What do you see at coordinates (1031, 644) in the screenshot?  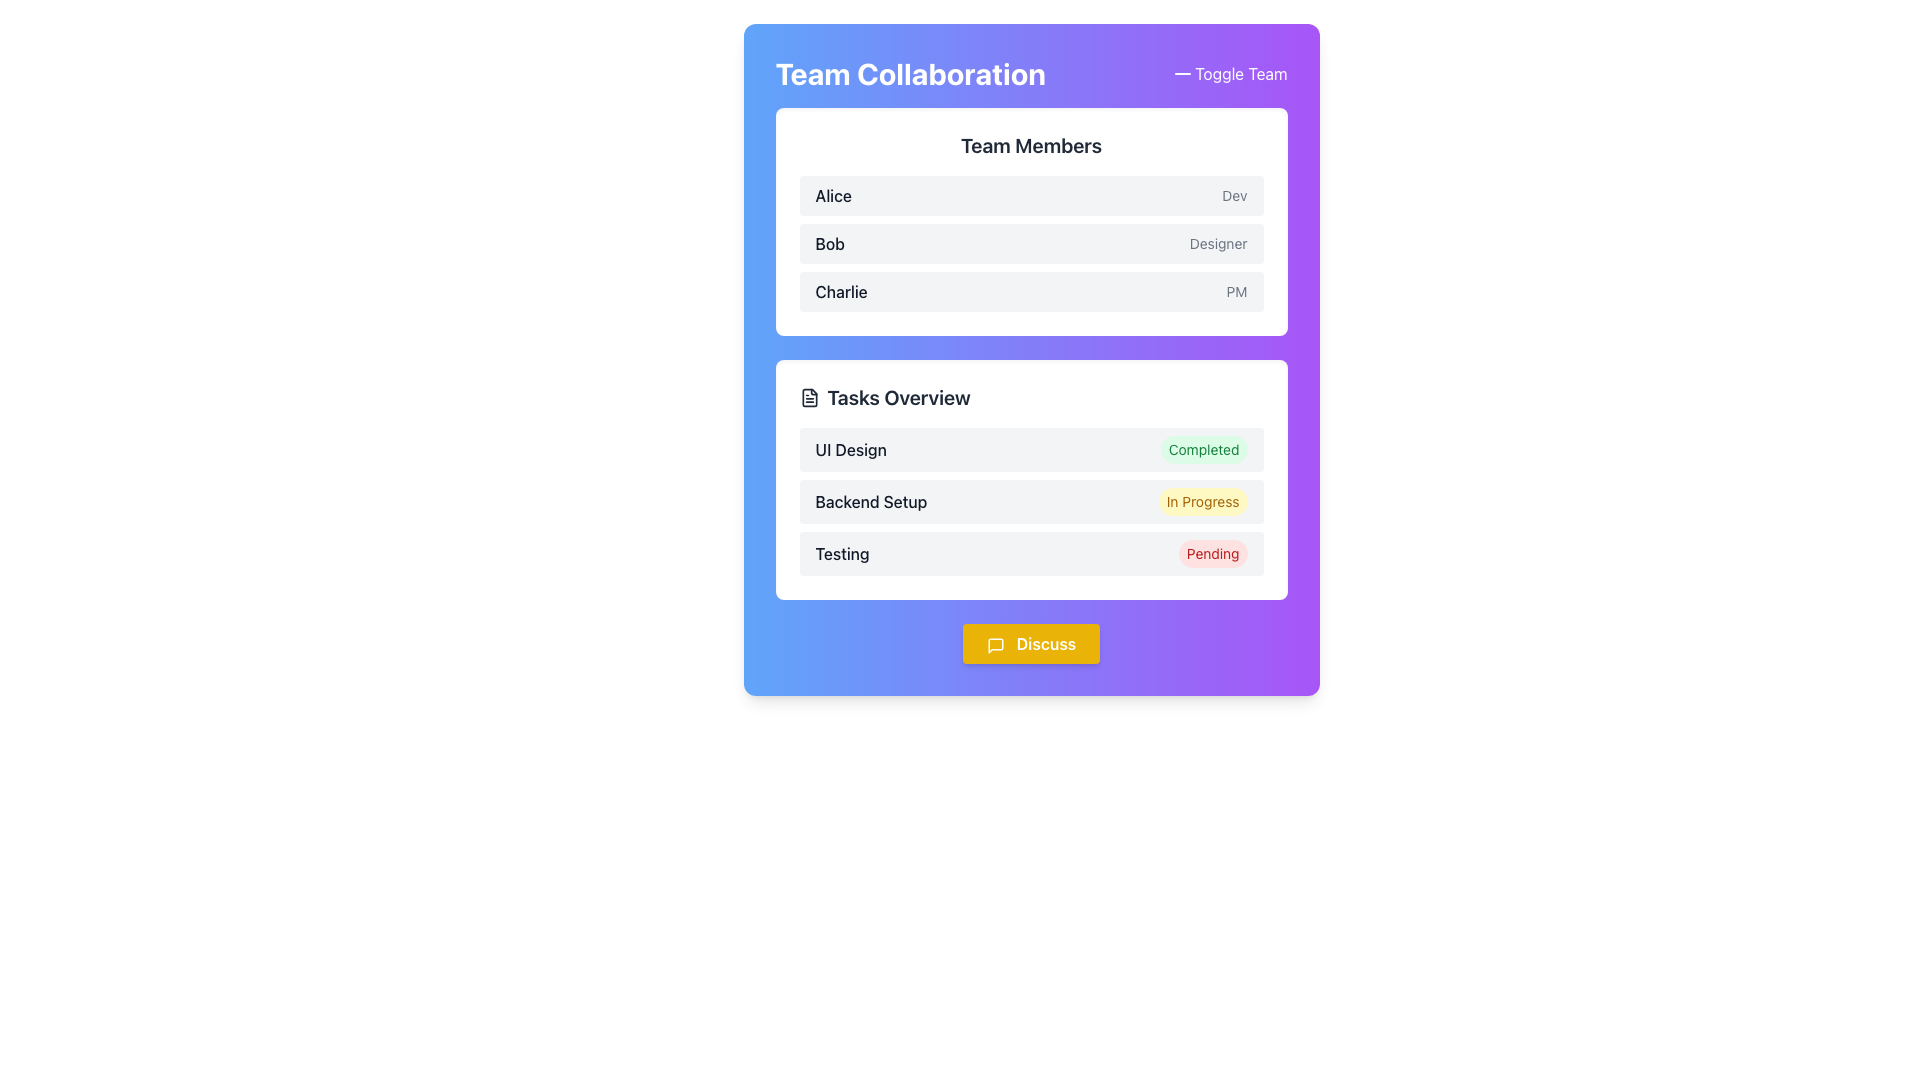 I see `the vibrant yellow 'Discuss' button with a speech bubble icon` at bounding box center [1031, 644].